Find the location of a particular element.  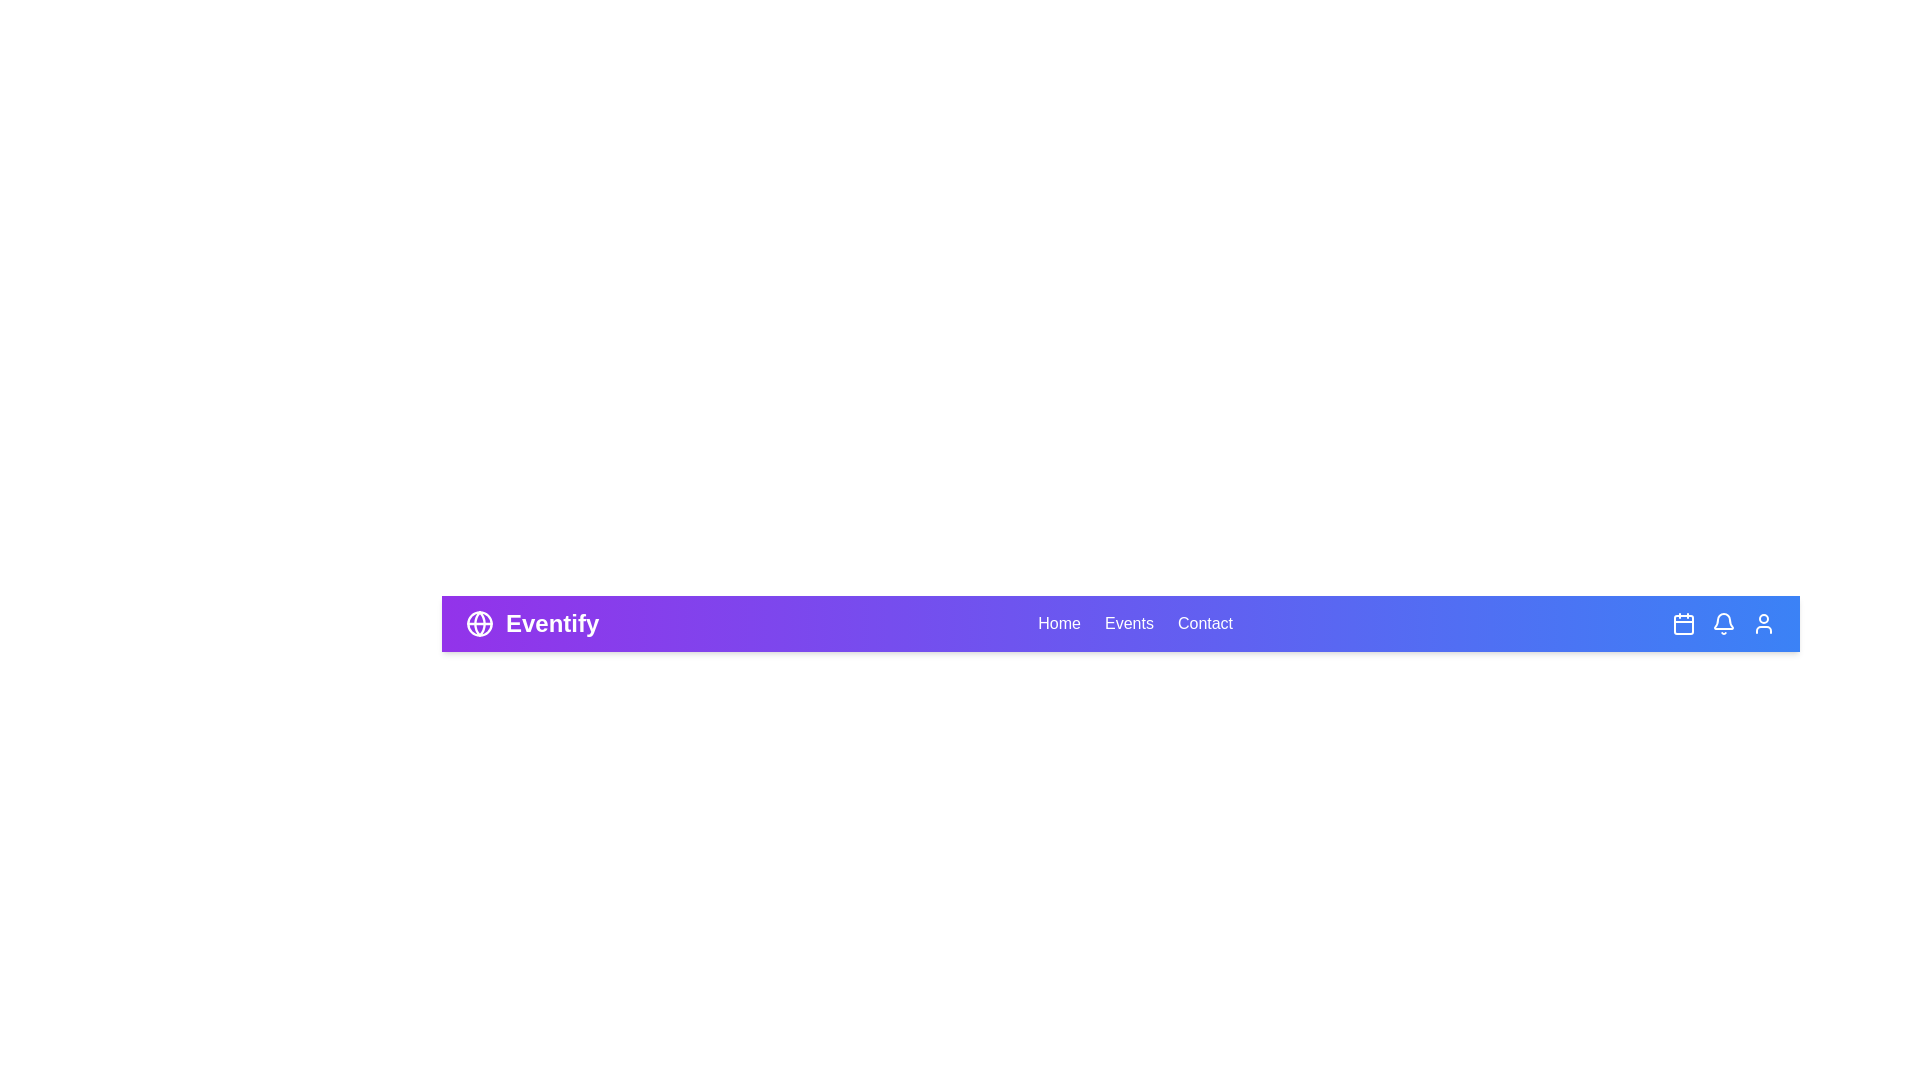

the calendar icon to view or manage the calendar is located at coordinates (1683, 623).